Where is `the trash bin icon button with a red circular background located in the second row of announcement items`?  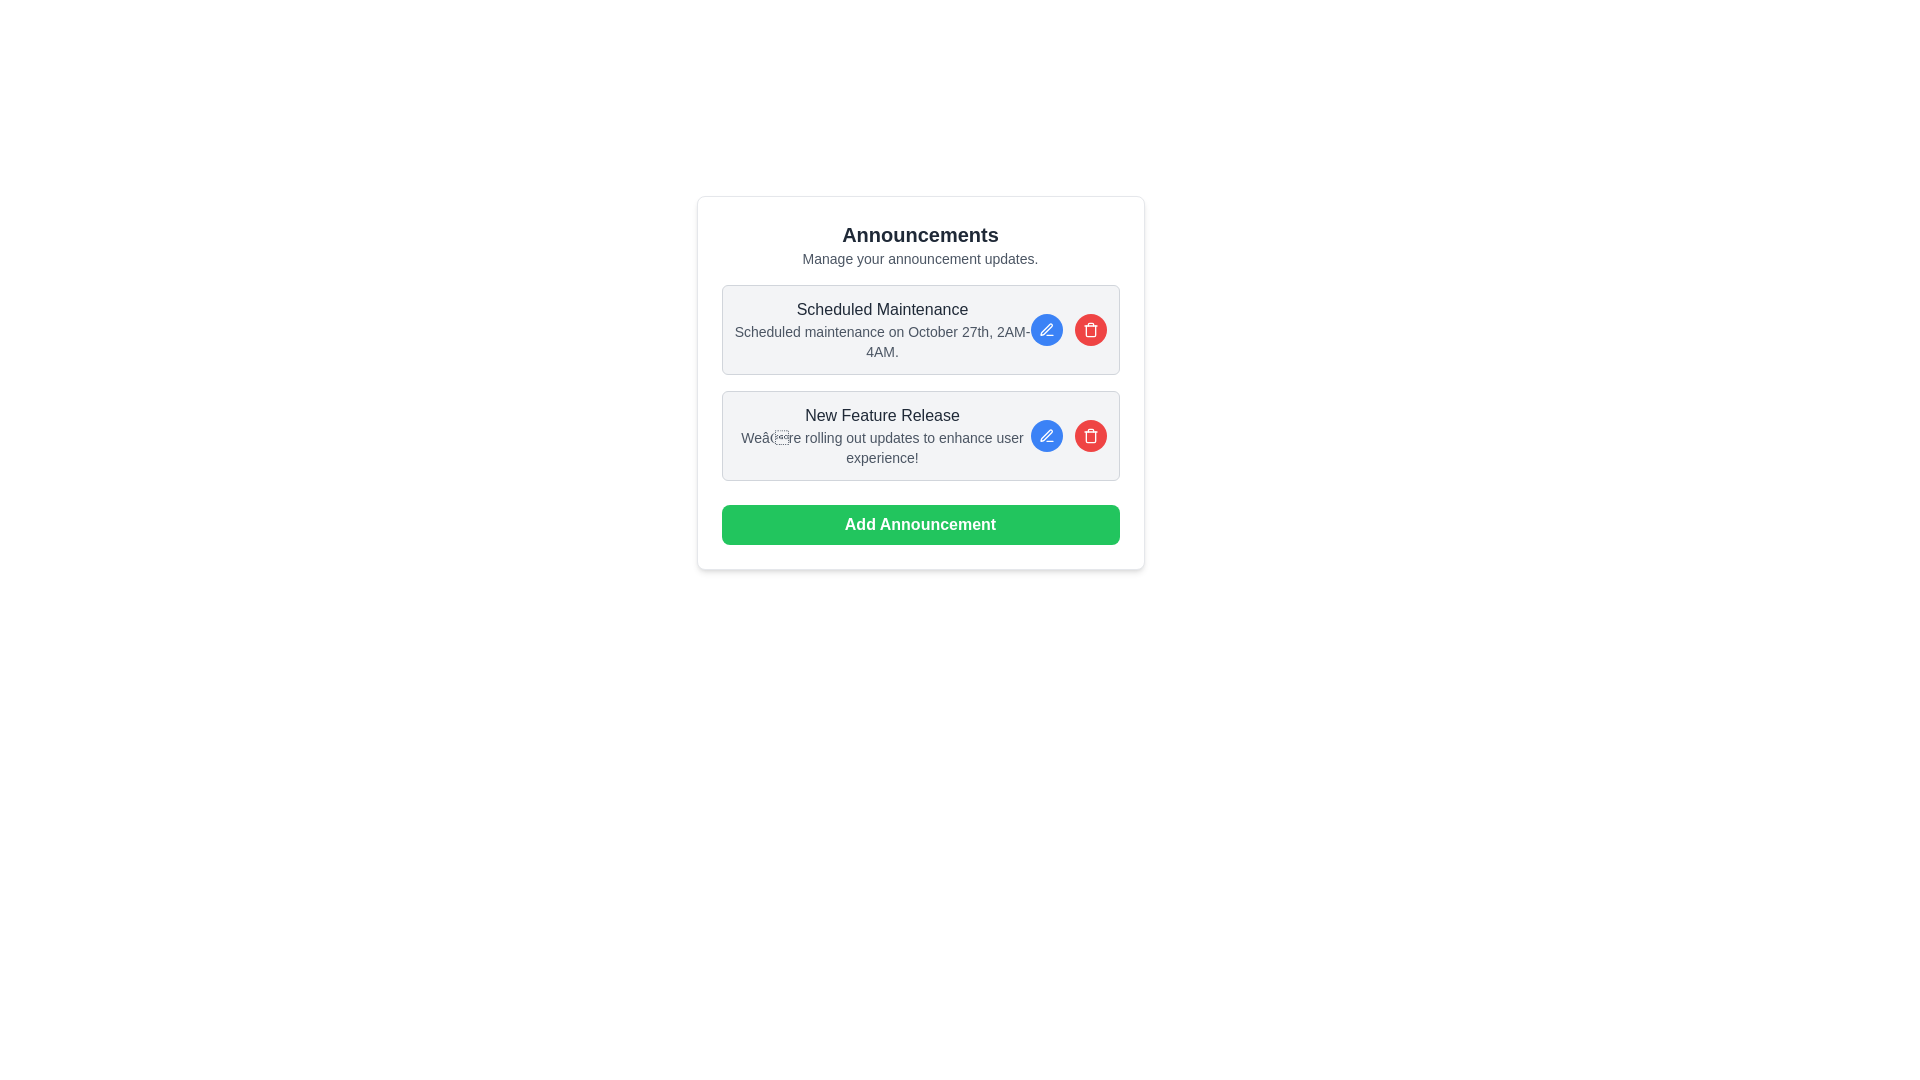
the trash bin icon button with a red circular background located in the second row of announcement items is located at coordinates (1089, 329).